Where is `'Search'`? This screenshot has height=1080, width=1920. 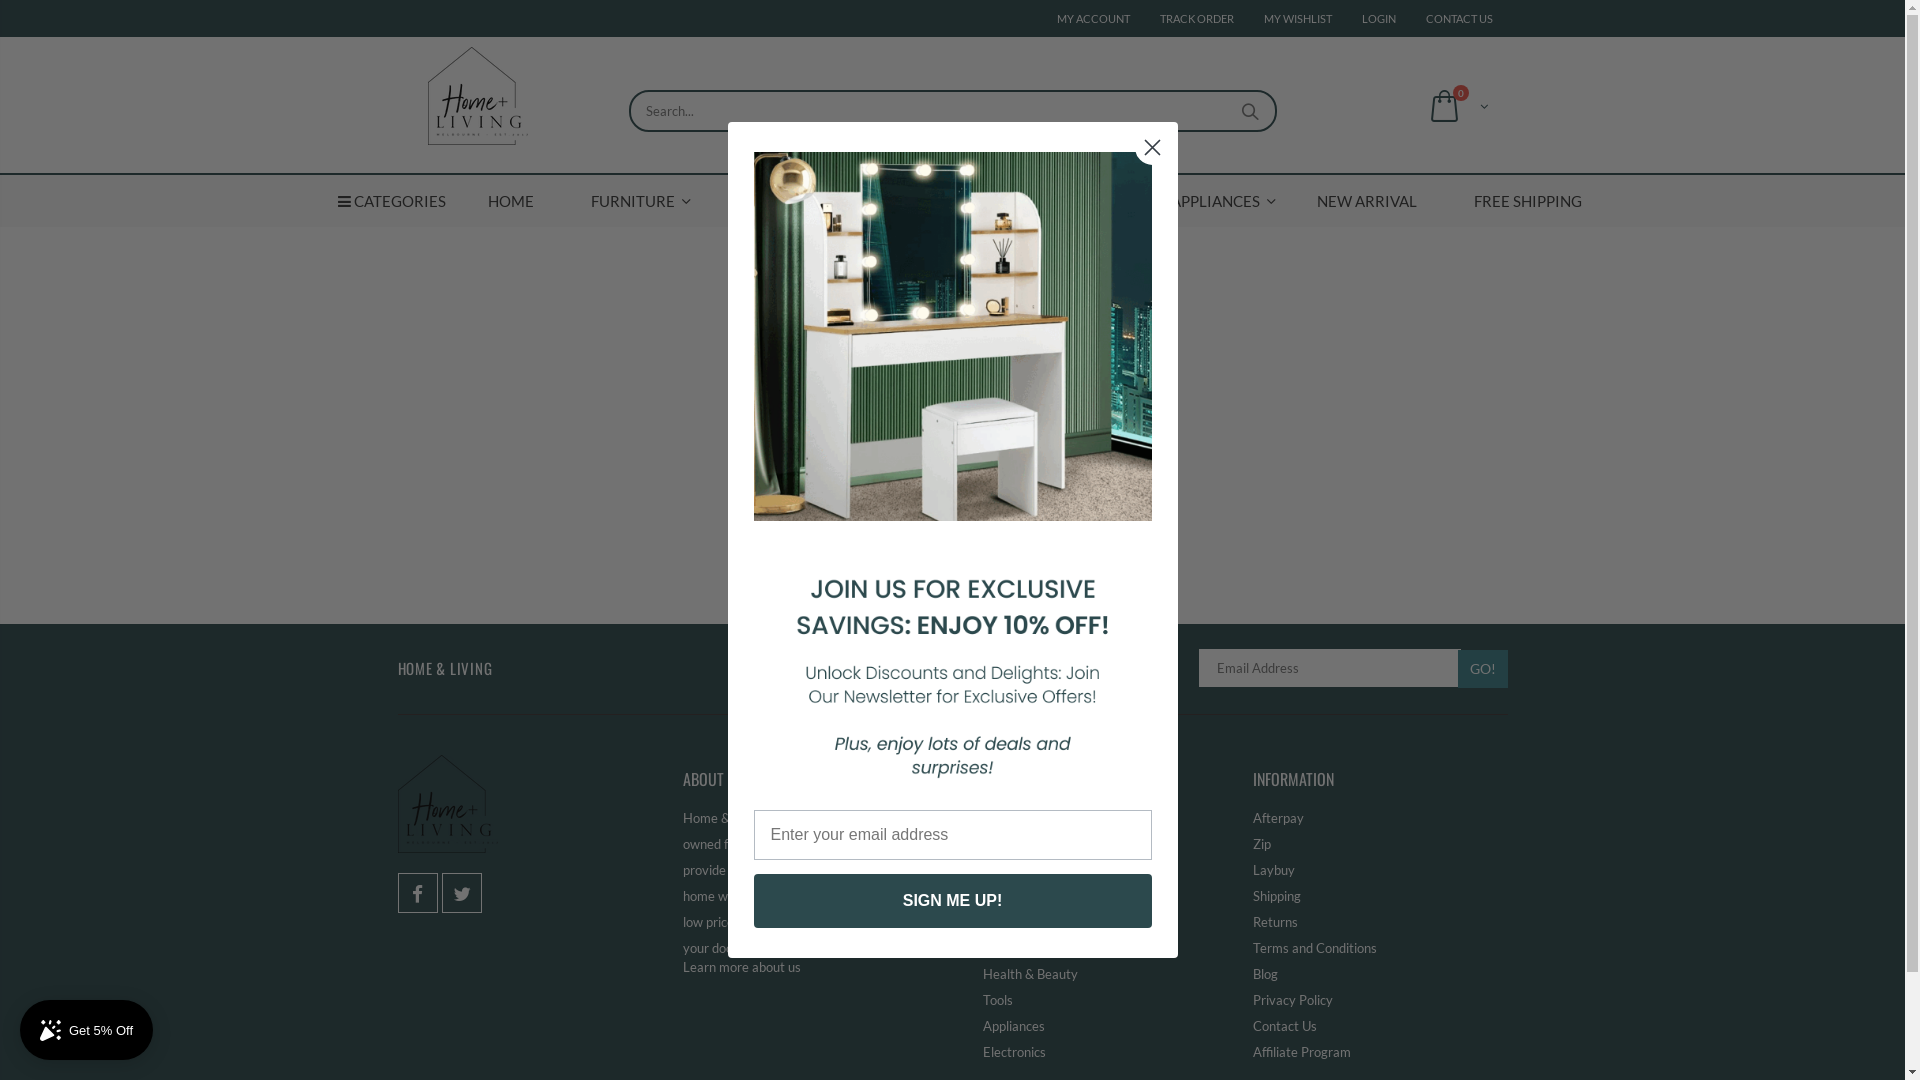 'Search' is located at coordinates (1249, 111).